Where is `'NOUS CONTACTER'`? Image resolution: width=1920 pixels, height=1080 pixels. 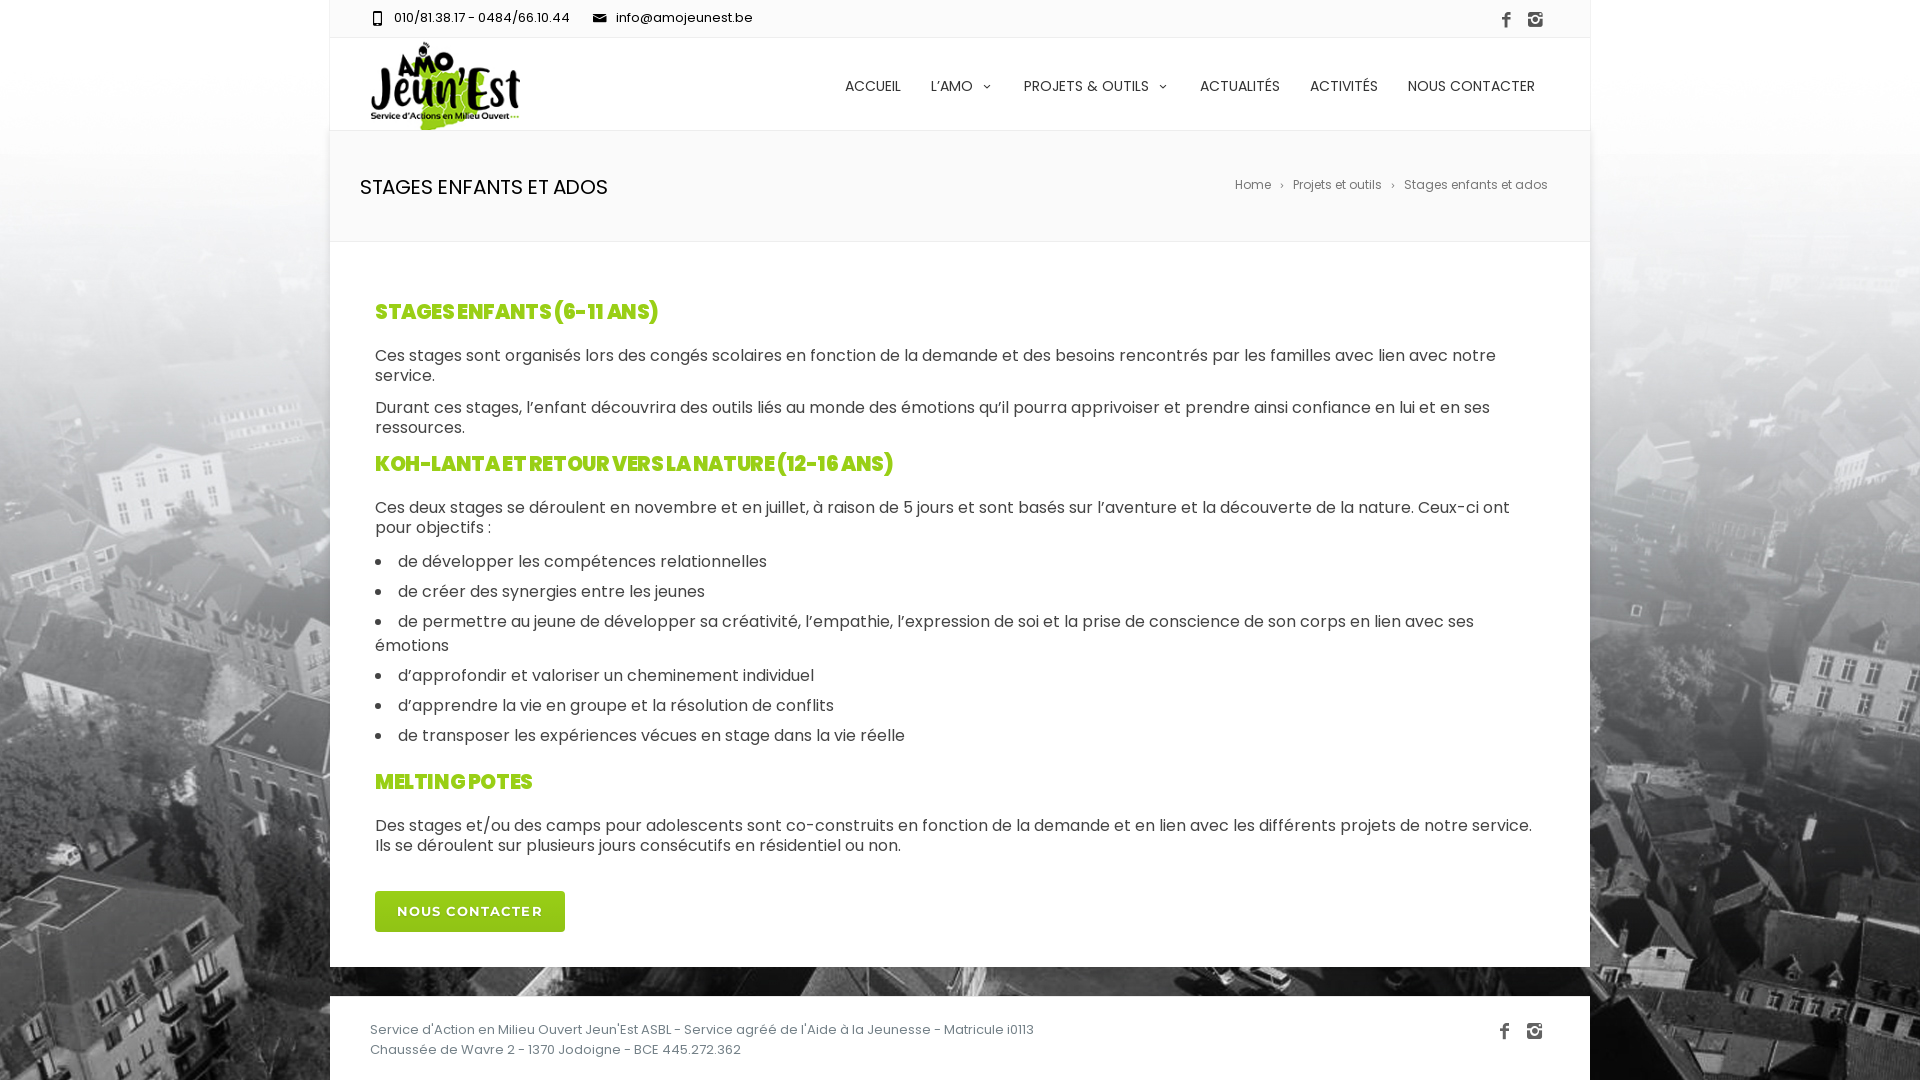
'NOUS CONTACTER' is located at coordinates (1471, 83).